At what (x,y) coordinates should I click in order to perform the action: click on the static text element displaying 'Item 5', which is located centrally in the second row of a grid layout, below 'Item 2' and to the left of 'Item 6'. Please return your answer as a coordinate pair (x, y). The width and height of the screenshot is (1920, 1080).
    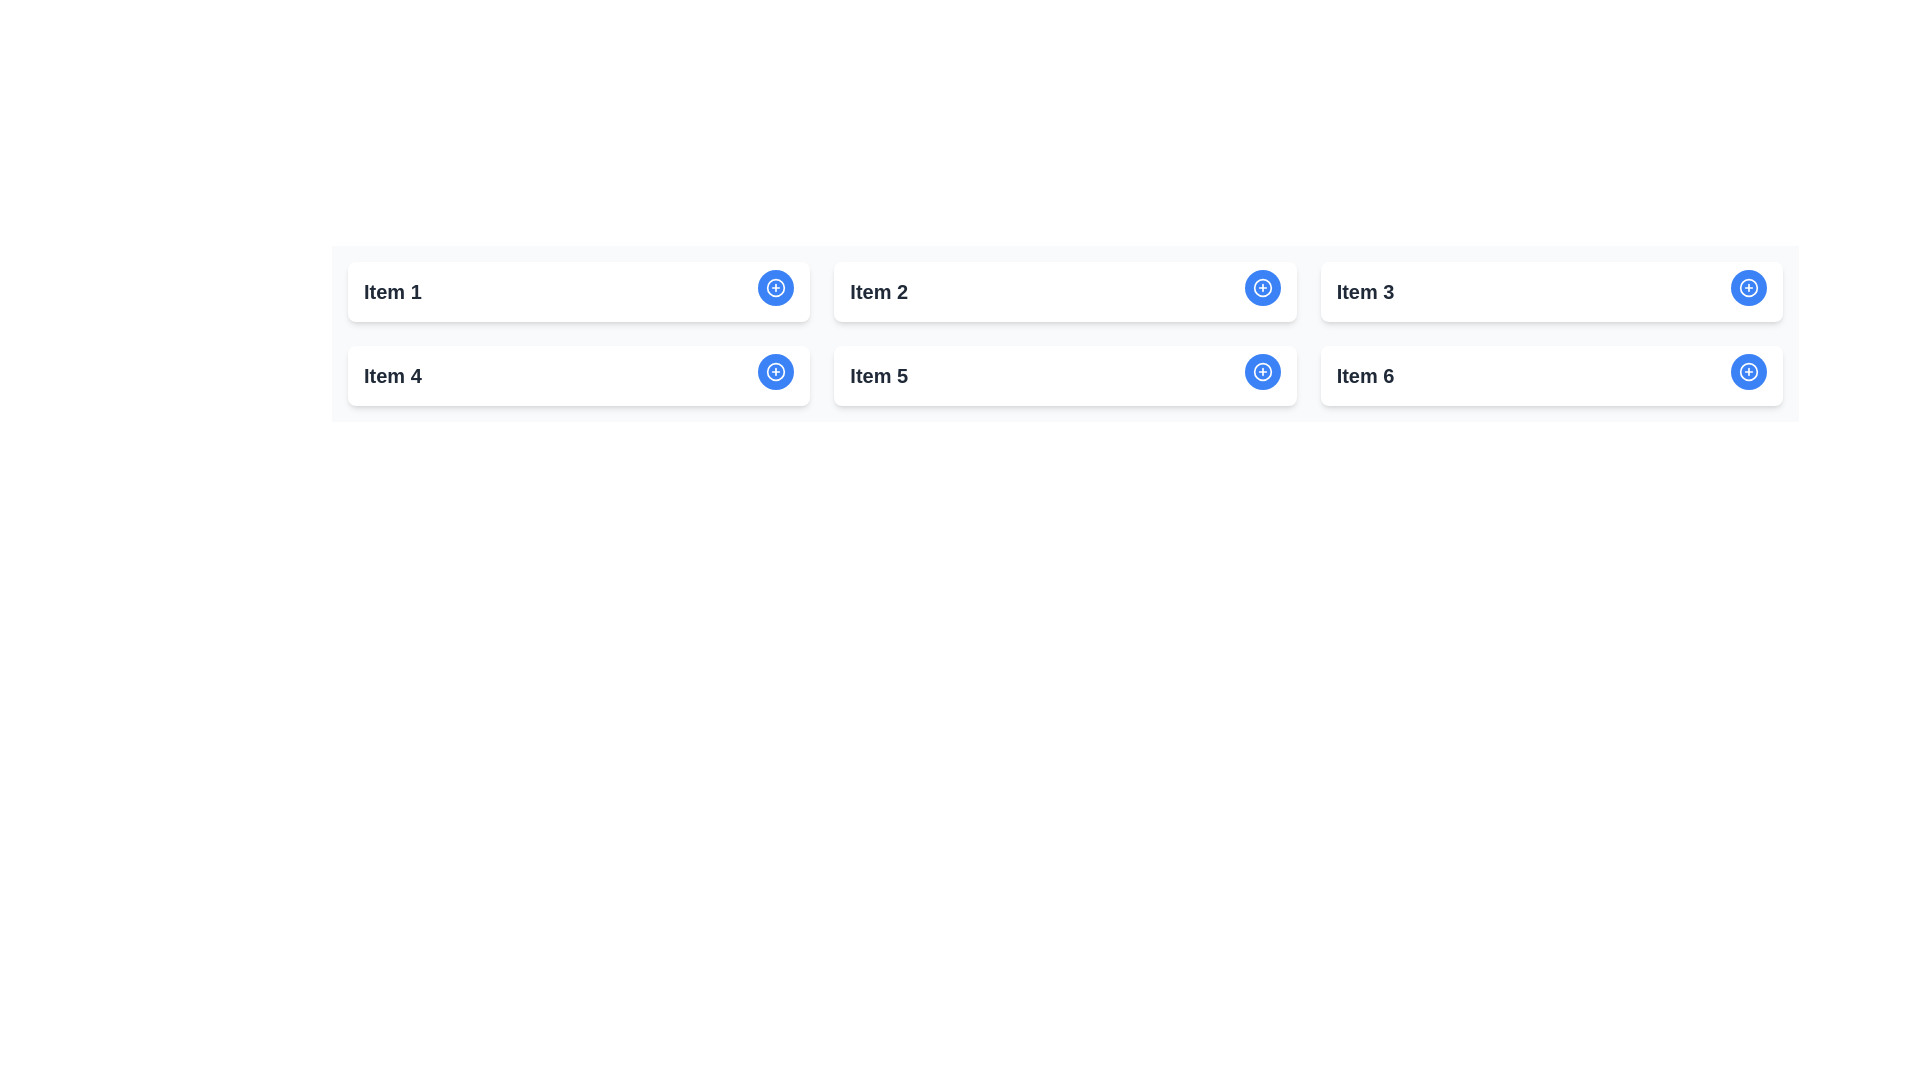
    Looking at the image, I should click on (879, 375).